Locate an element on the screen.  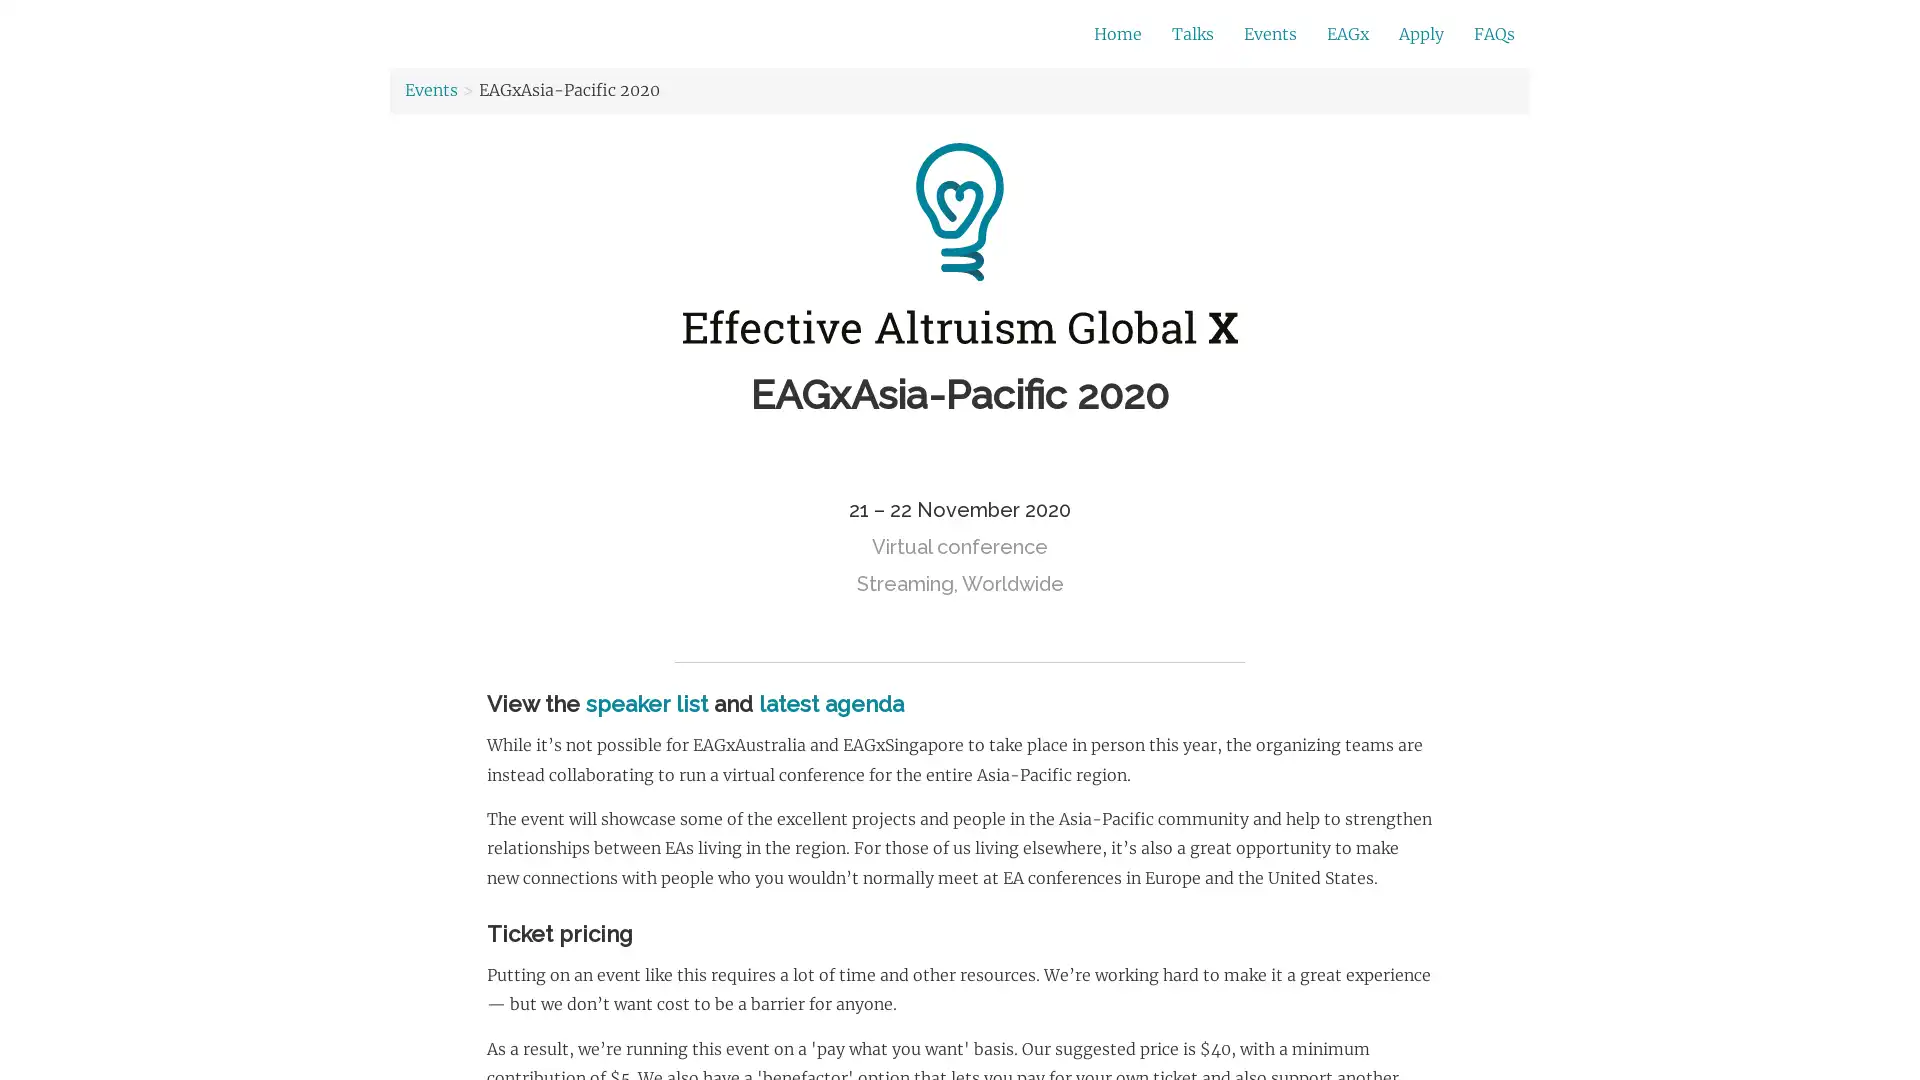
Join 50,000+ effective altruists and get the monthly EA newsletter is located at coordinates (815, 34).